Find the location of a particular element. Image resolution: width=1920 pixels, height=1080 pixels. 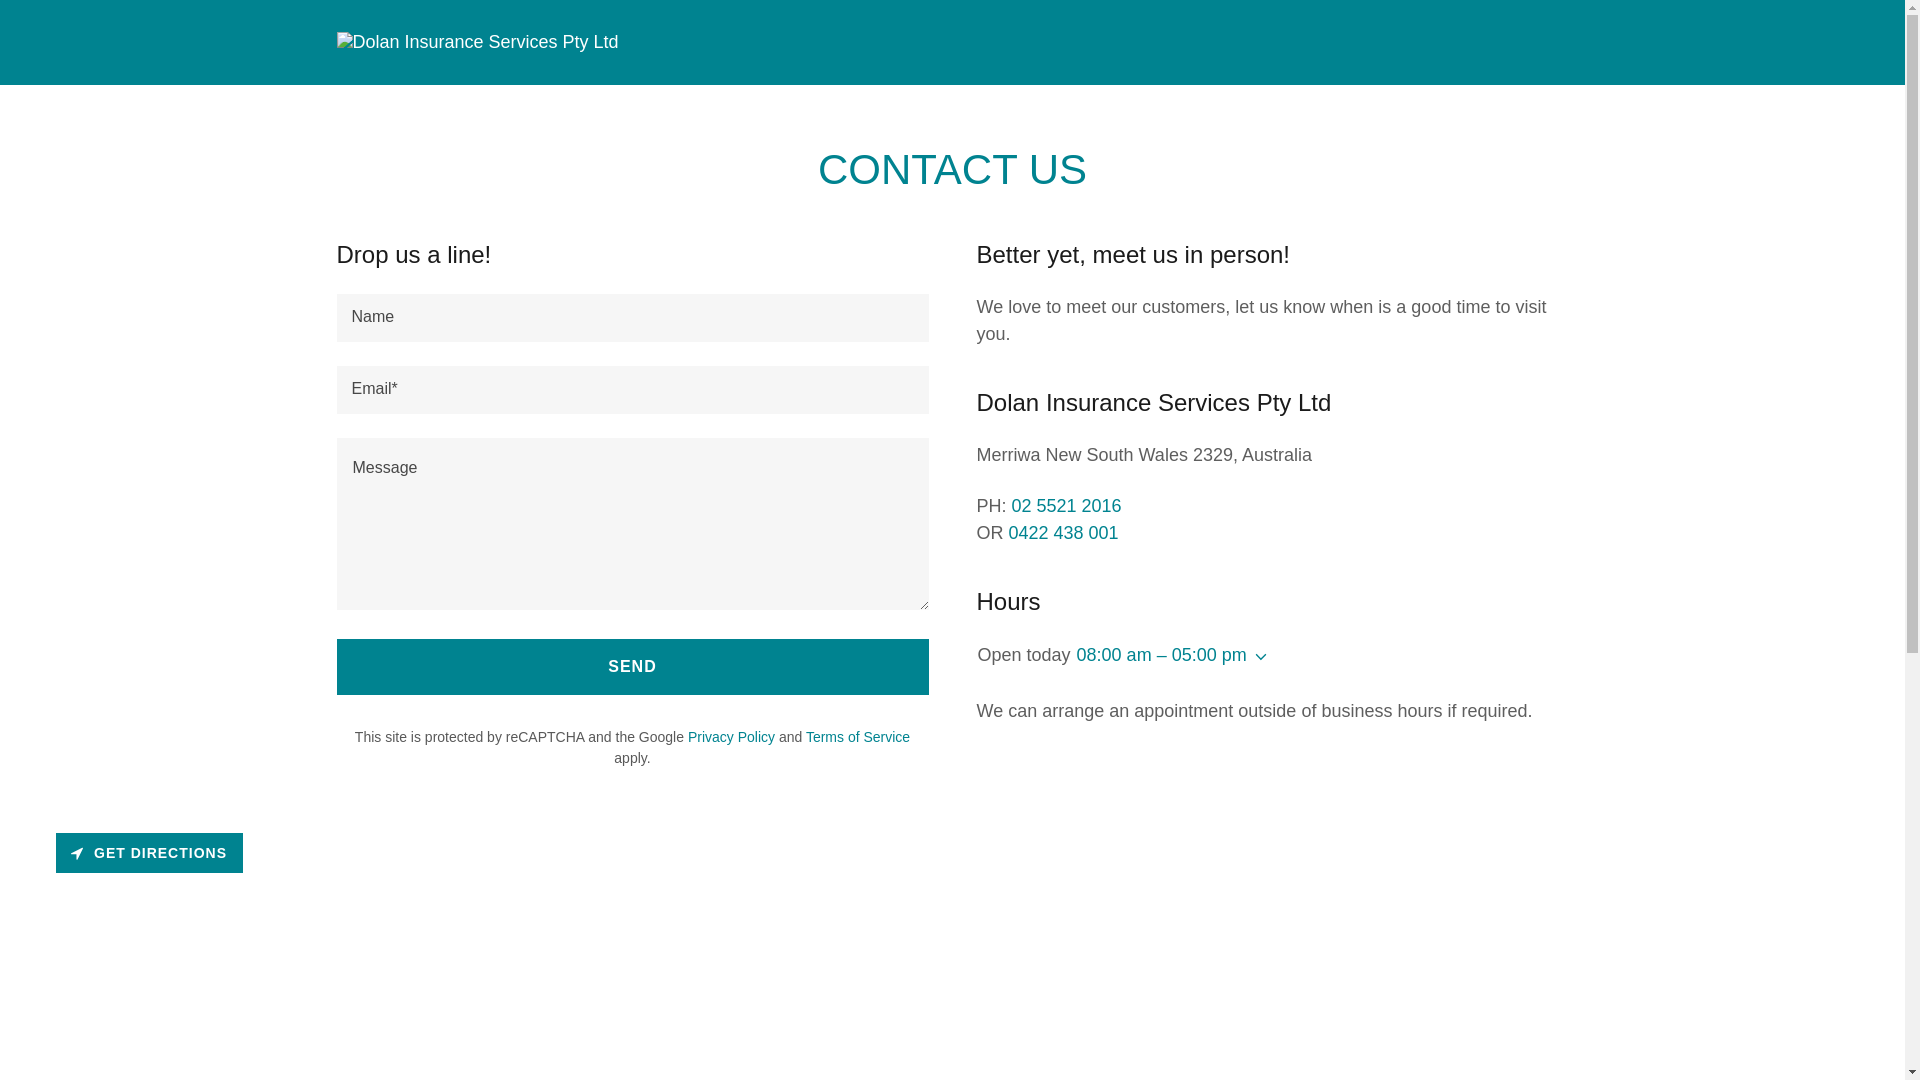

'0422 438 001' is located at coordinates (1063, 531).